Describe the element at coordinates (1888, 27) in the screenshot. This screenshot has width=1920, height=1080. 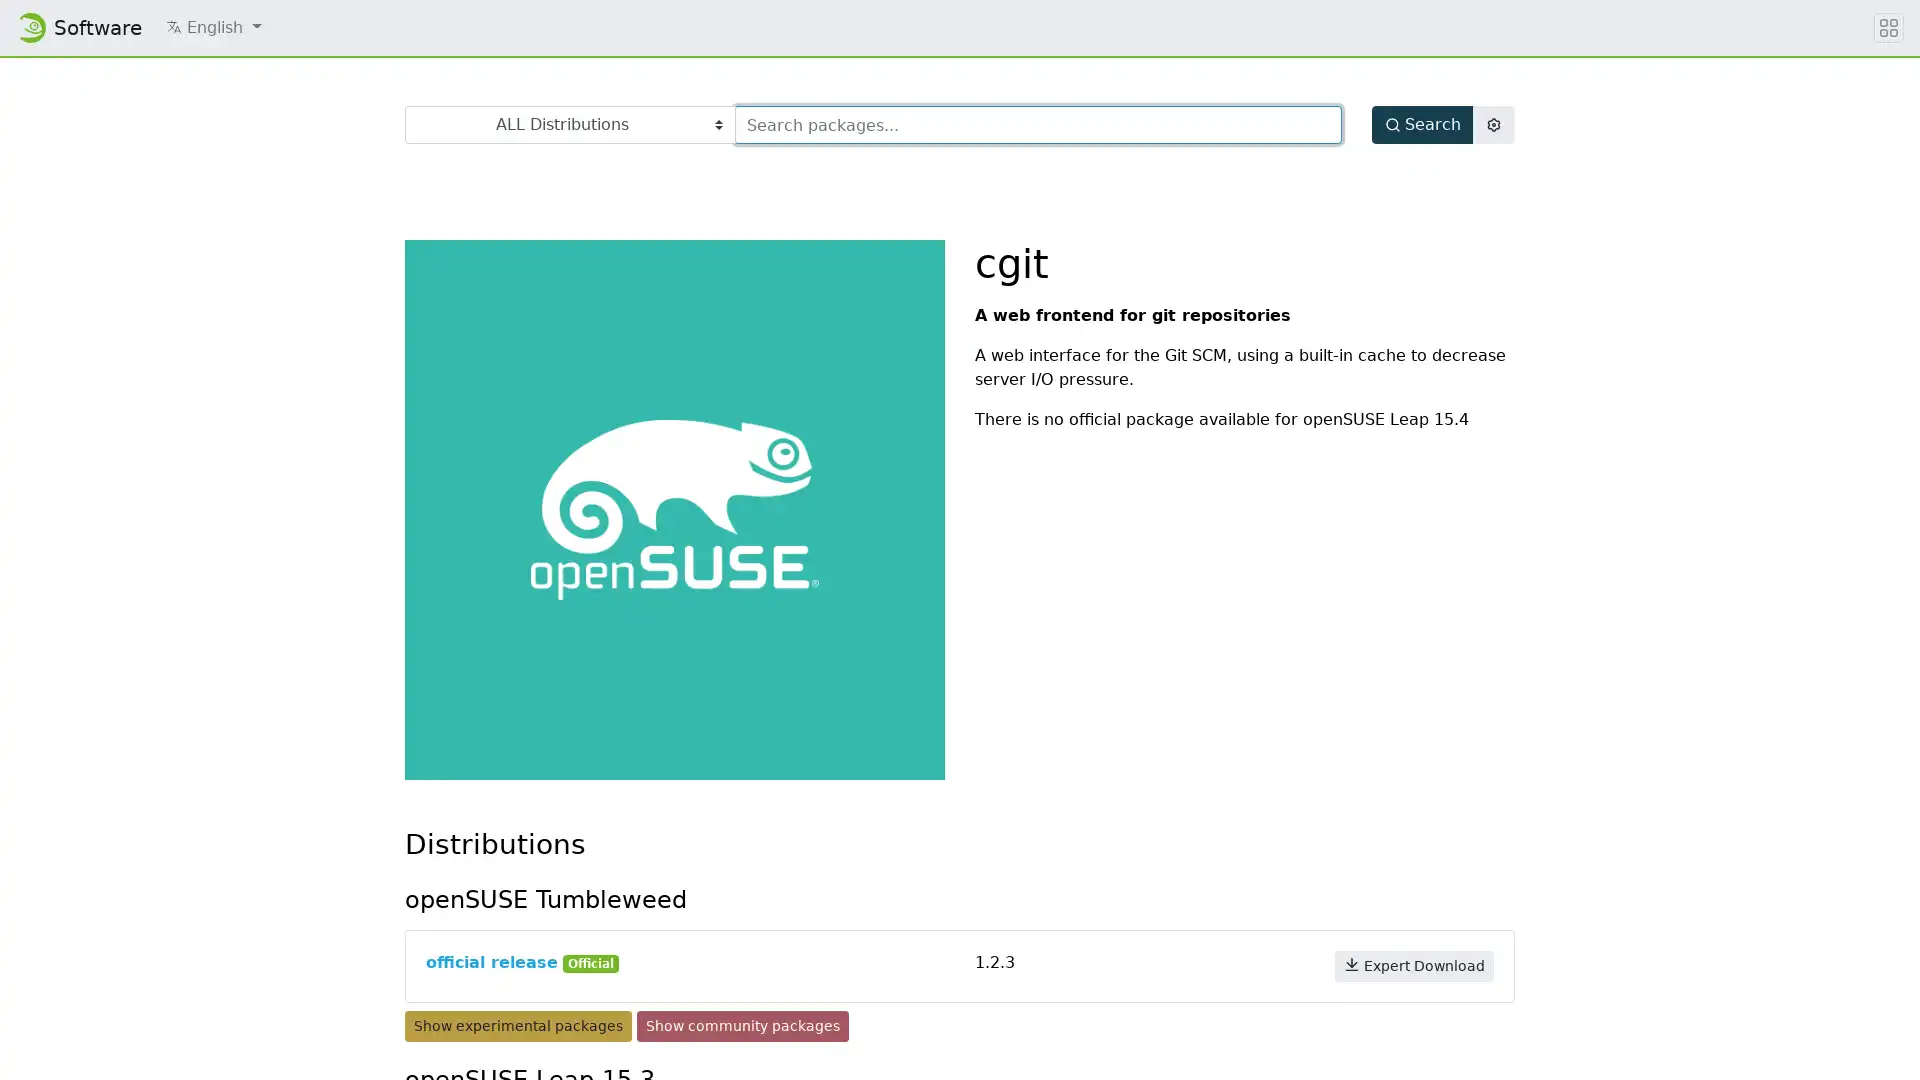
I see `title` at that location.